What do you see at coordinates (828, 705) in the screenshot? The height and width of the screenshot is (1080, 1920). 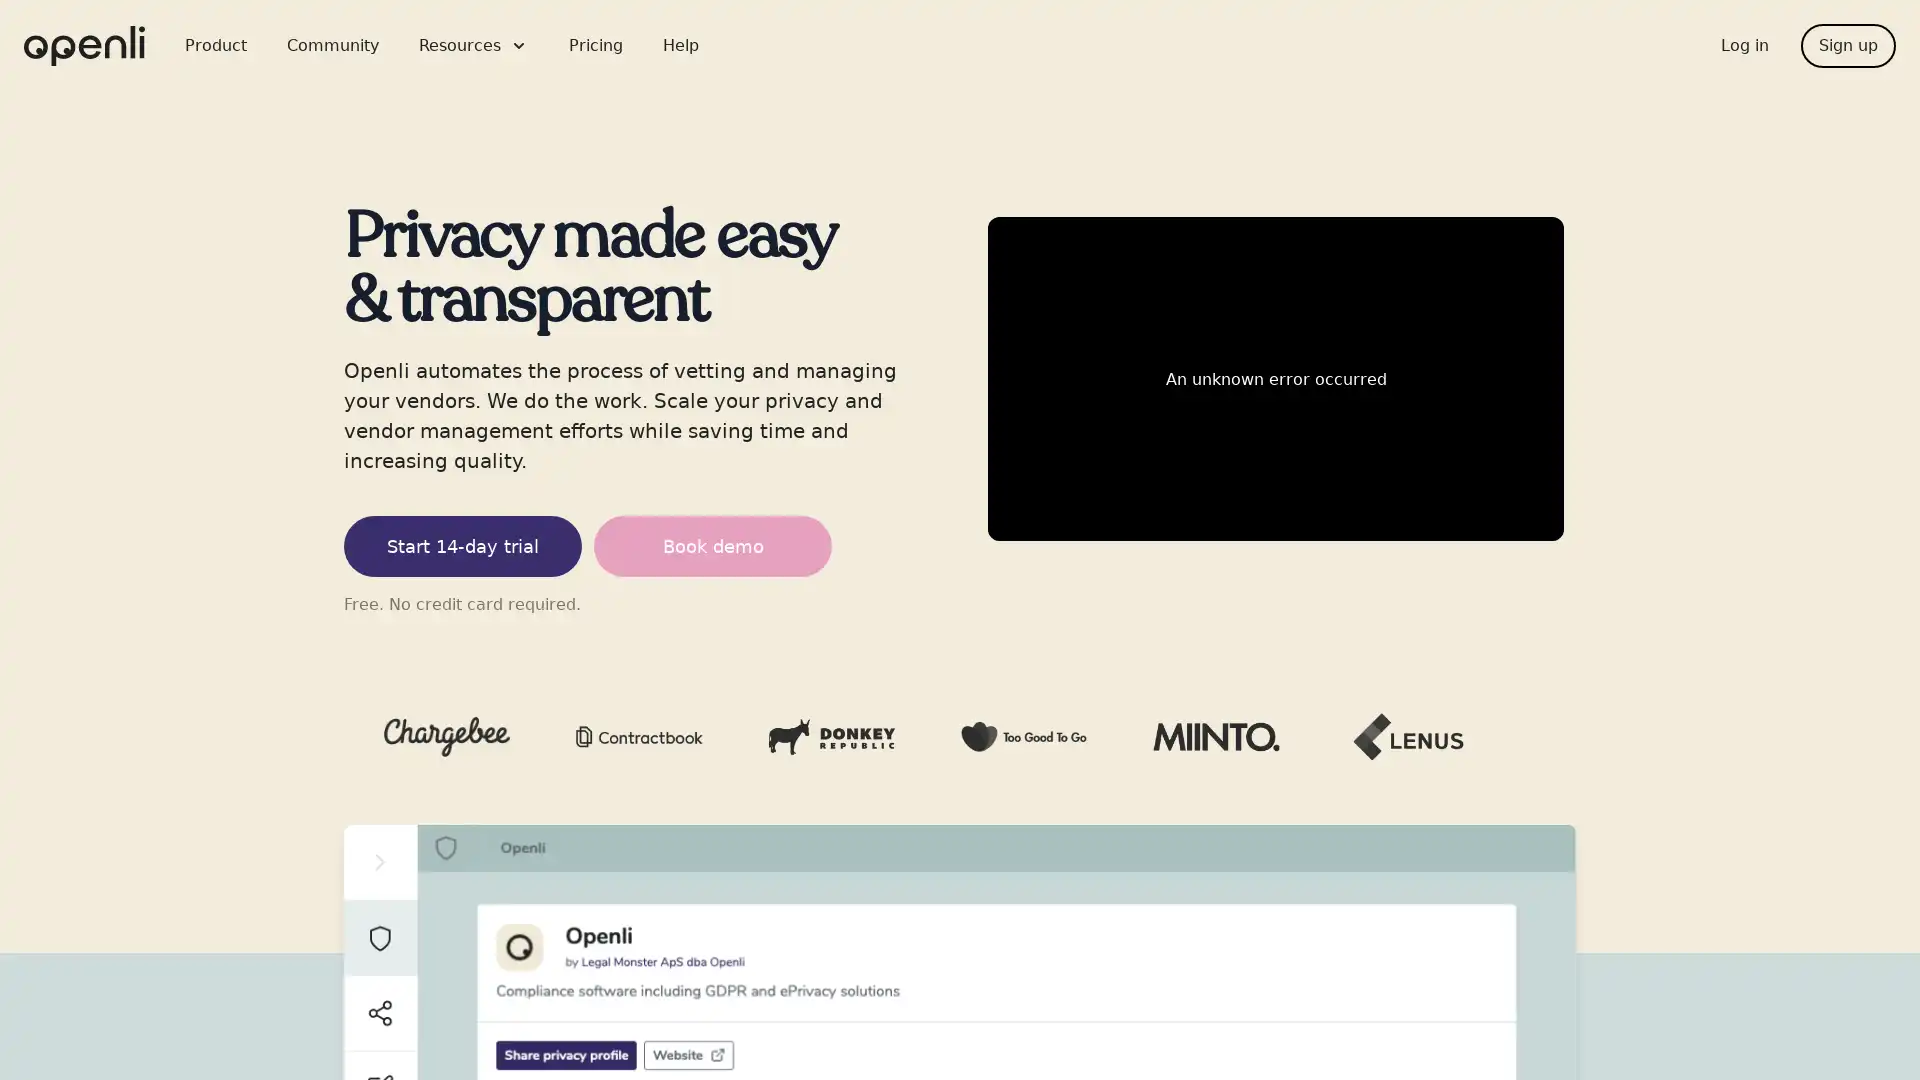 I see `Accept necessary` at bounding box center [828, 705].